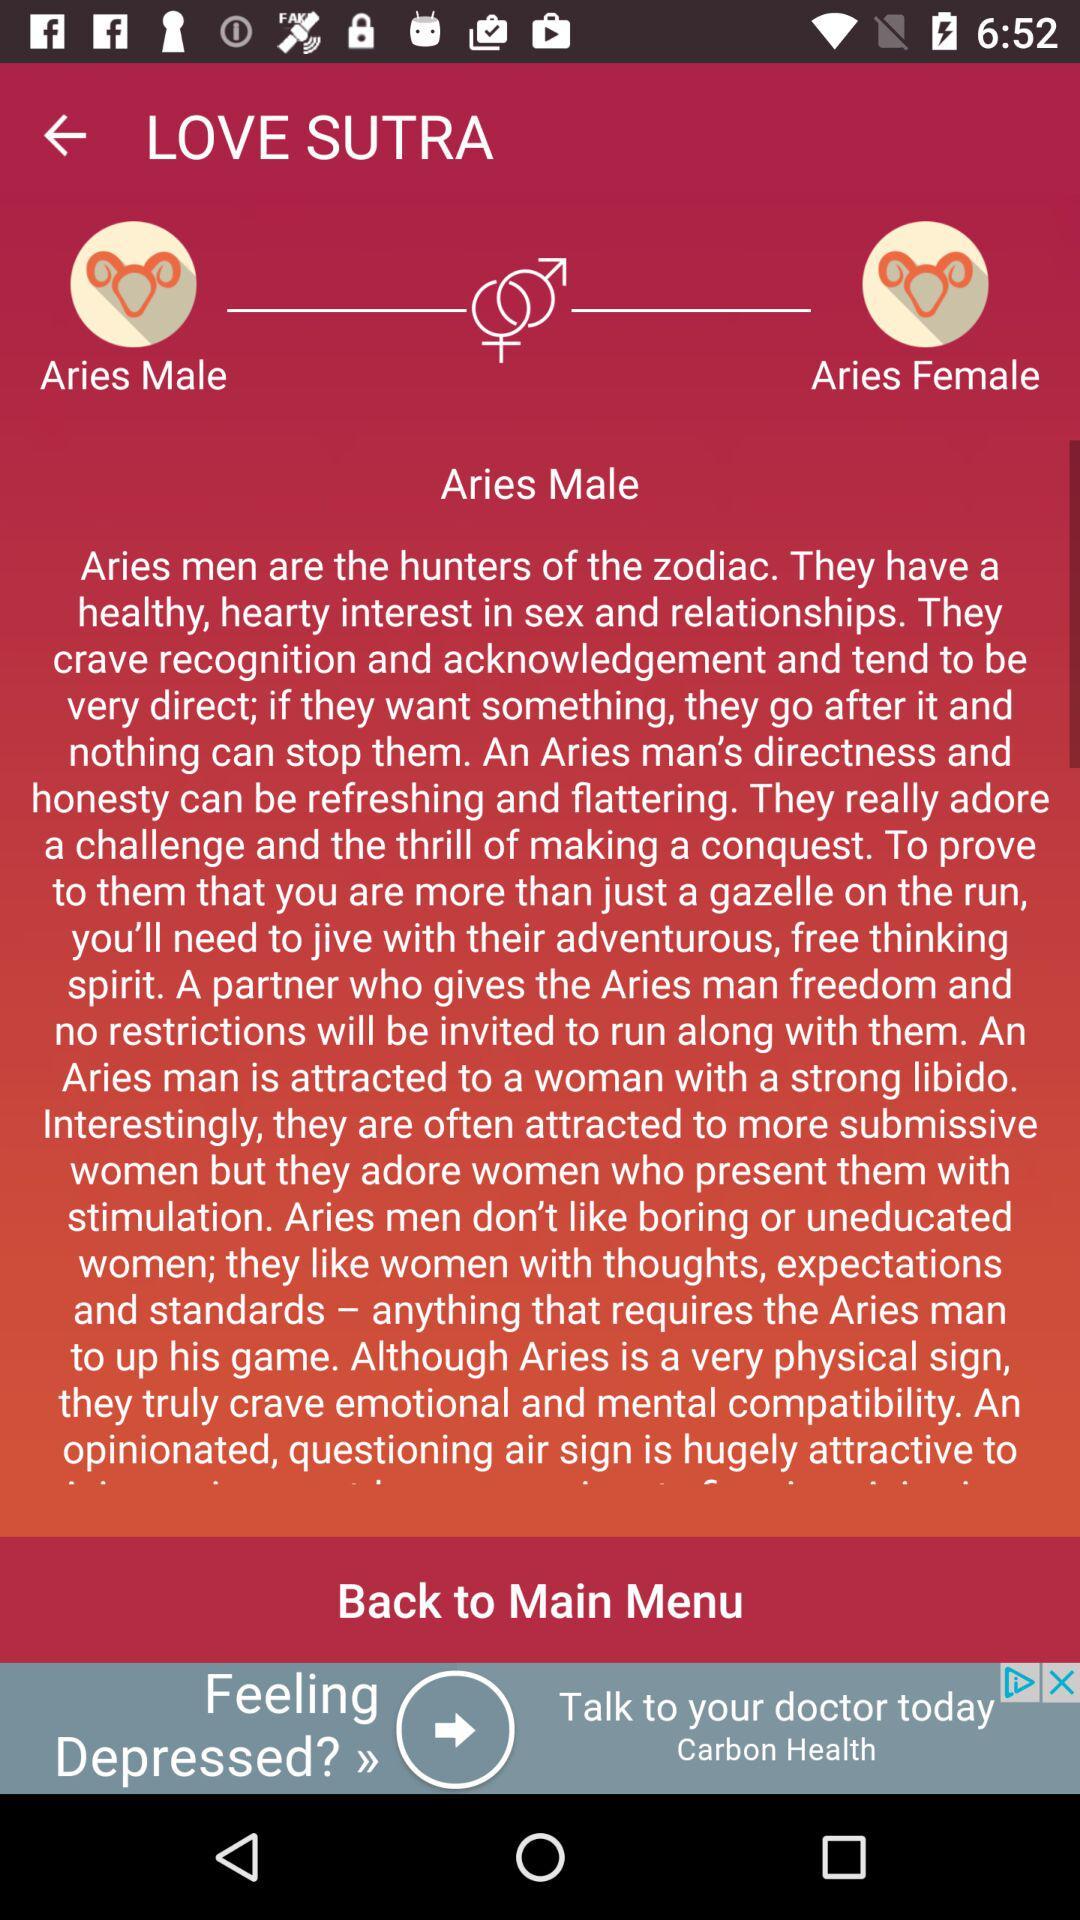 The height and width of the screenshot is (1920, 1080). I want to click on go back, so click(63, 134).